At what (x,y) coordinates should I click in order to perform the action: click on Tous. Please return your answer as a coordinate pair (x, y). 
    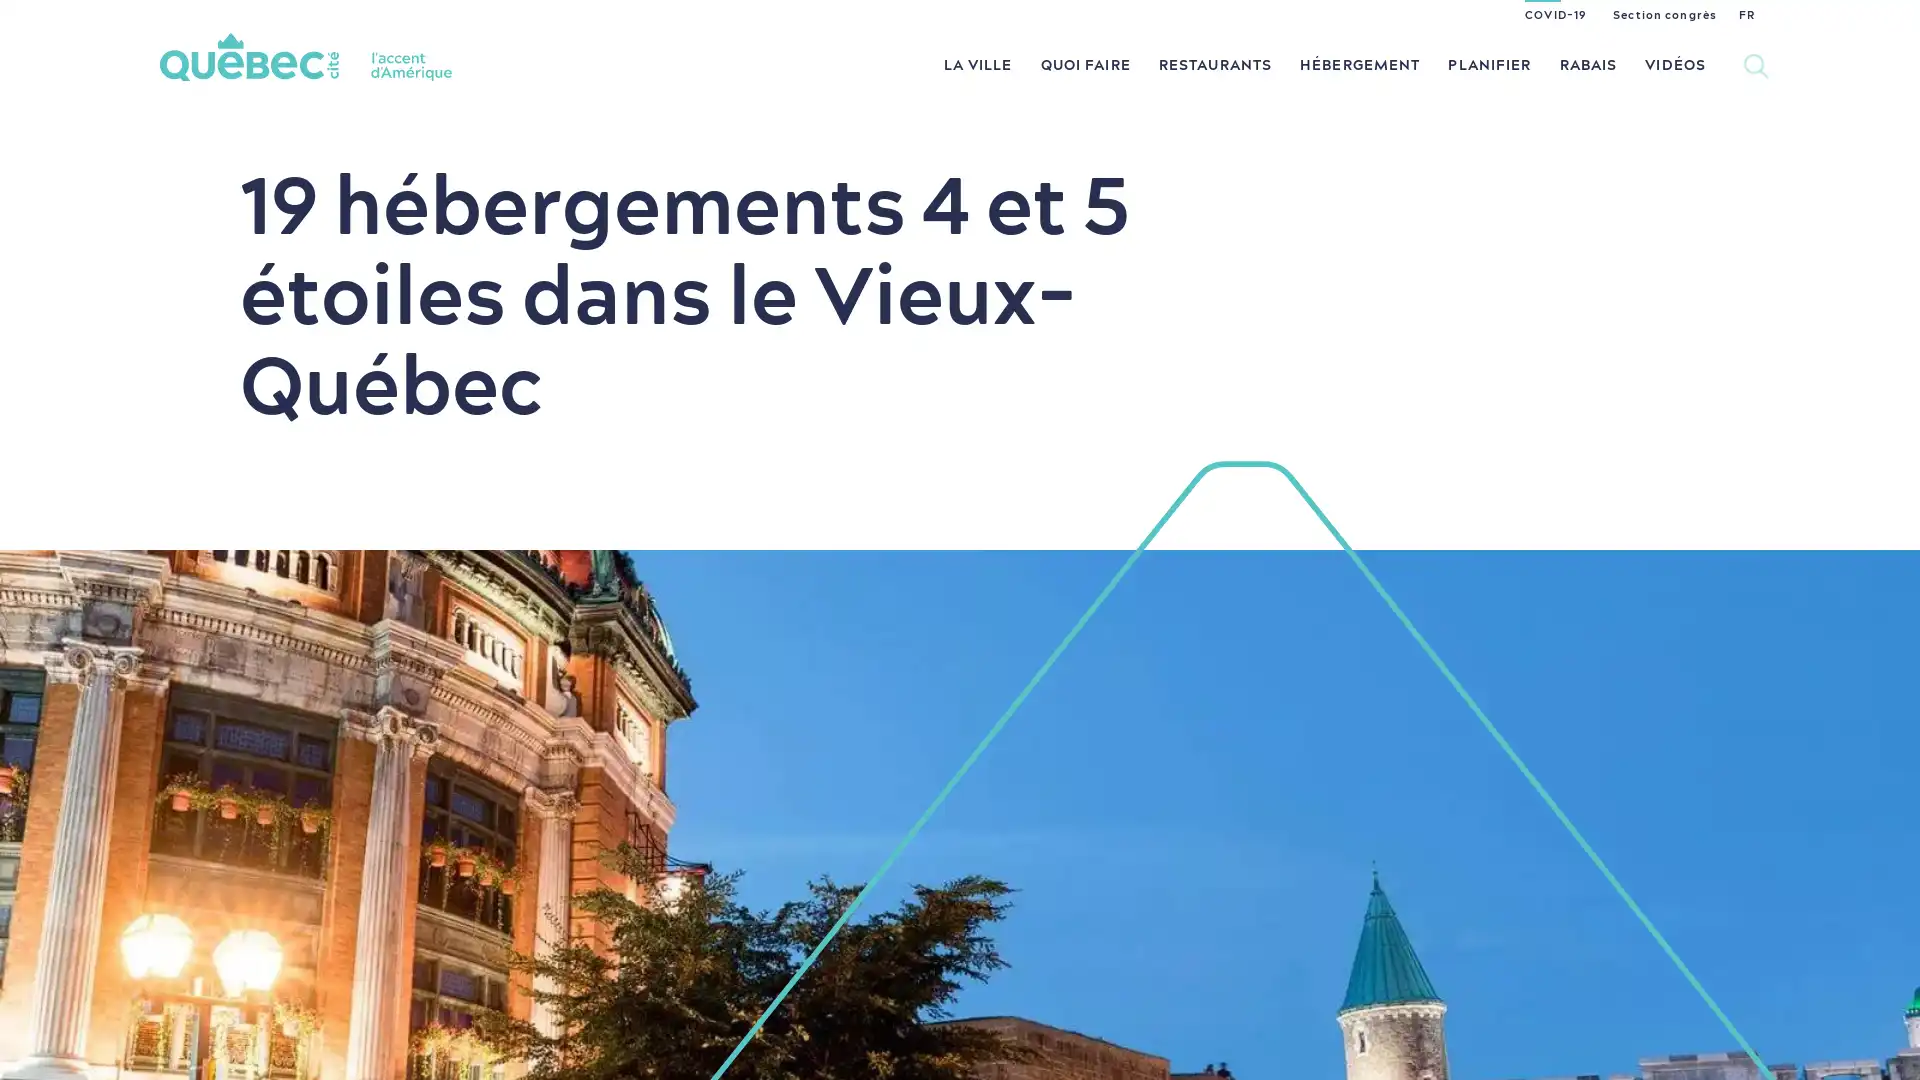
    Looking at the image, I should click on (1855, 142).